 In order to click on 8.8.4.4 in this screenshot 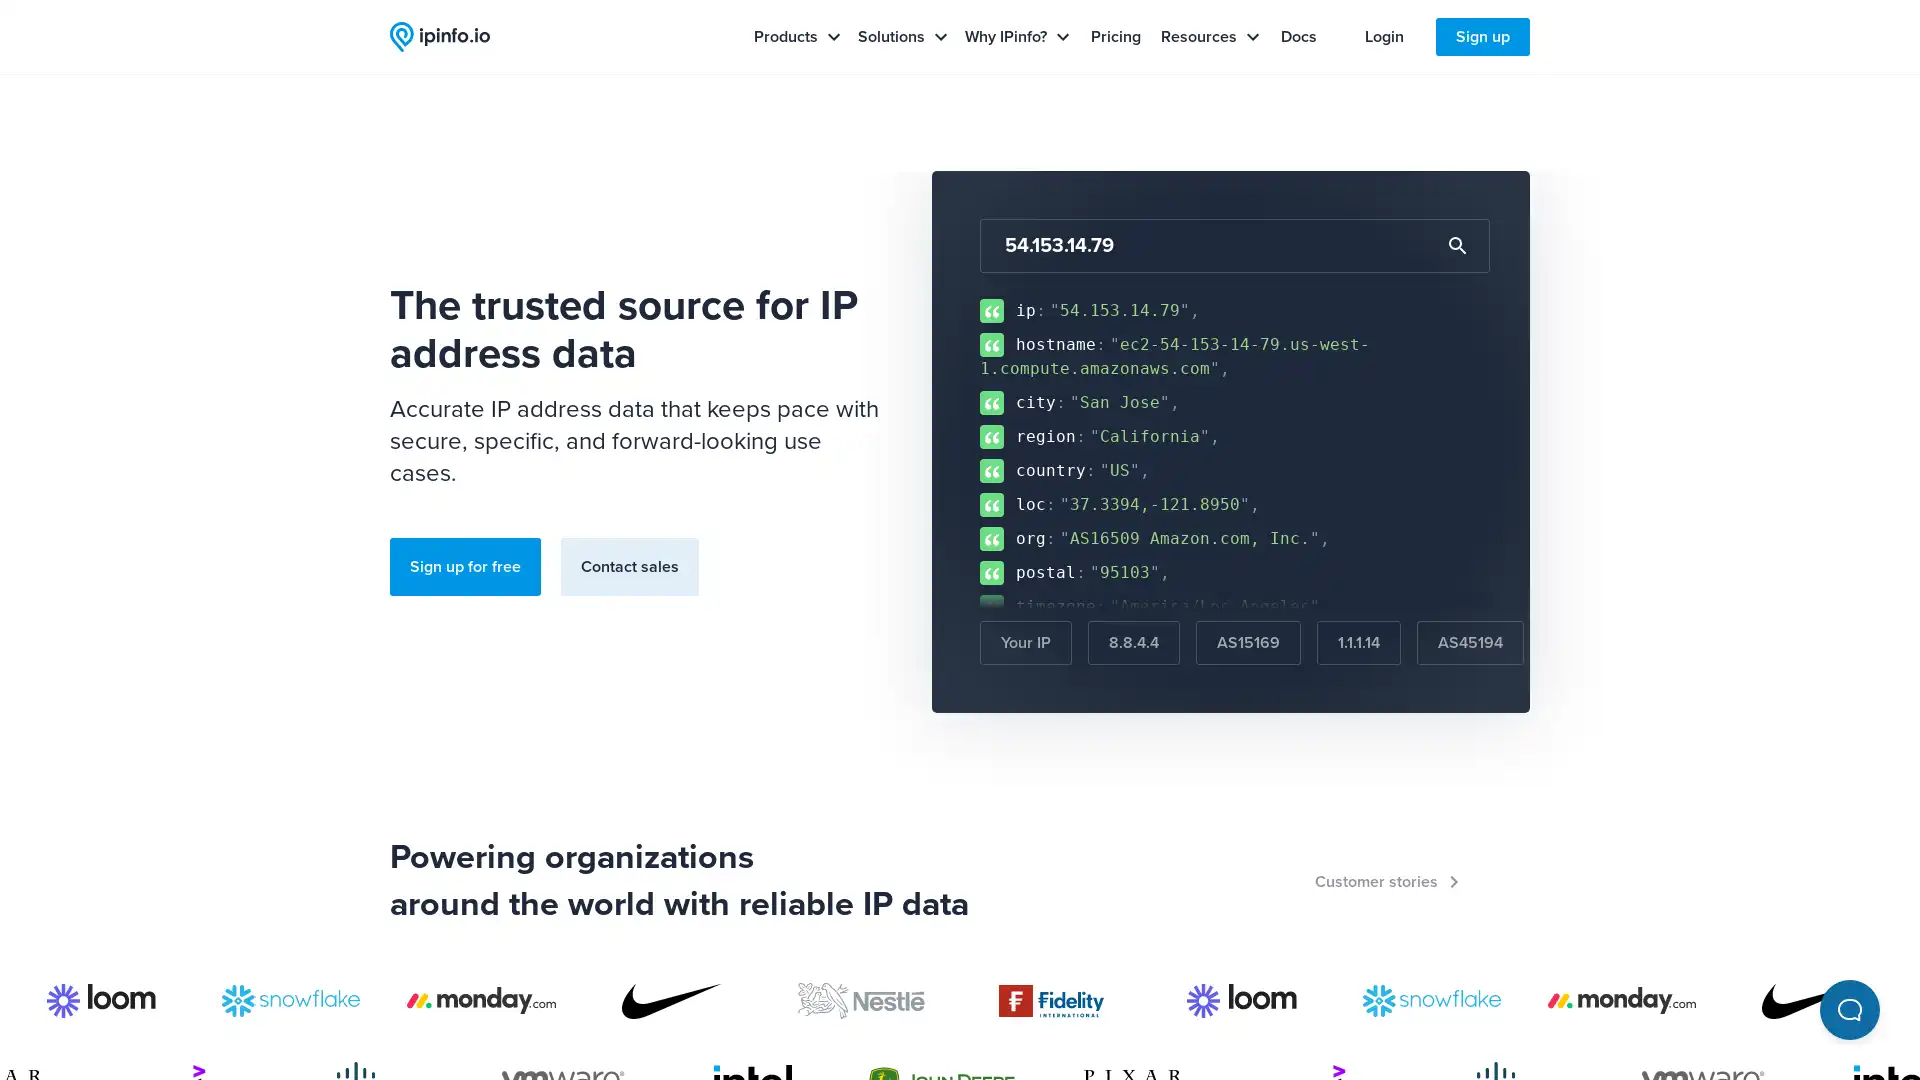, I will do `click(1133, 643)`.